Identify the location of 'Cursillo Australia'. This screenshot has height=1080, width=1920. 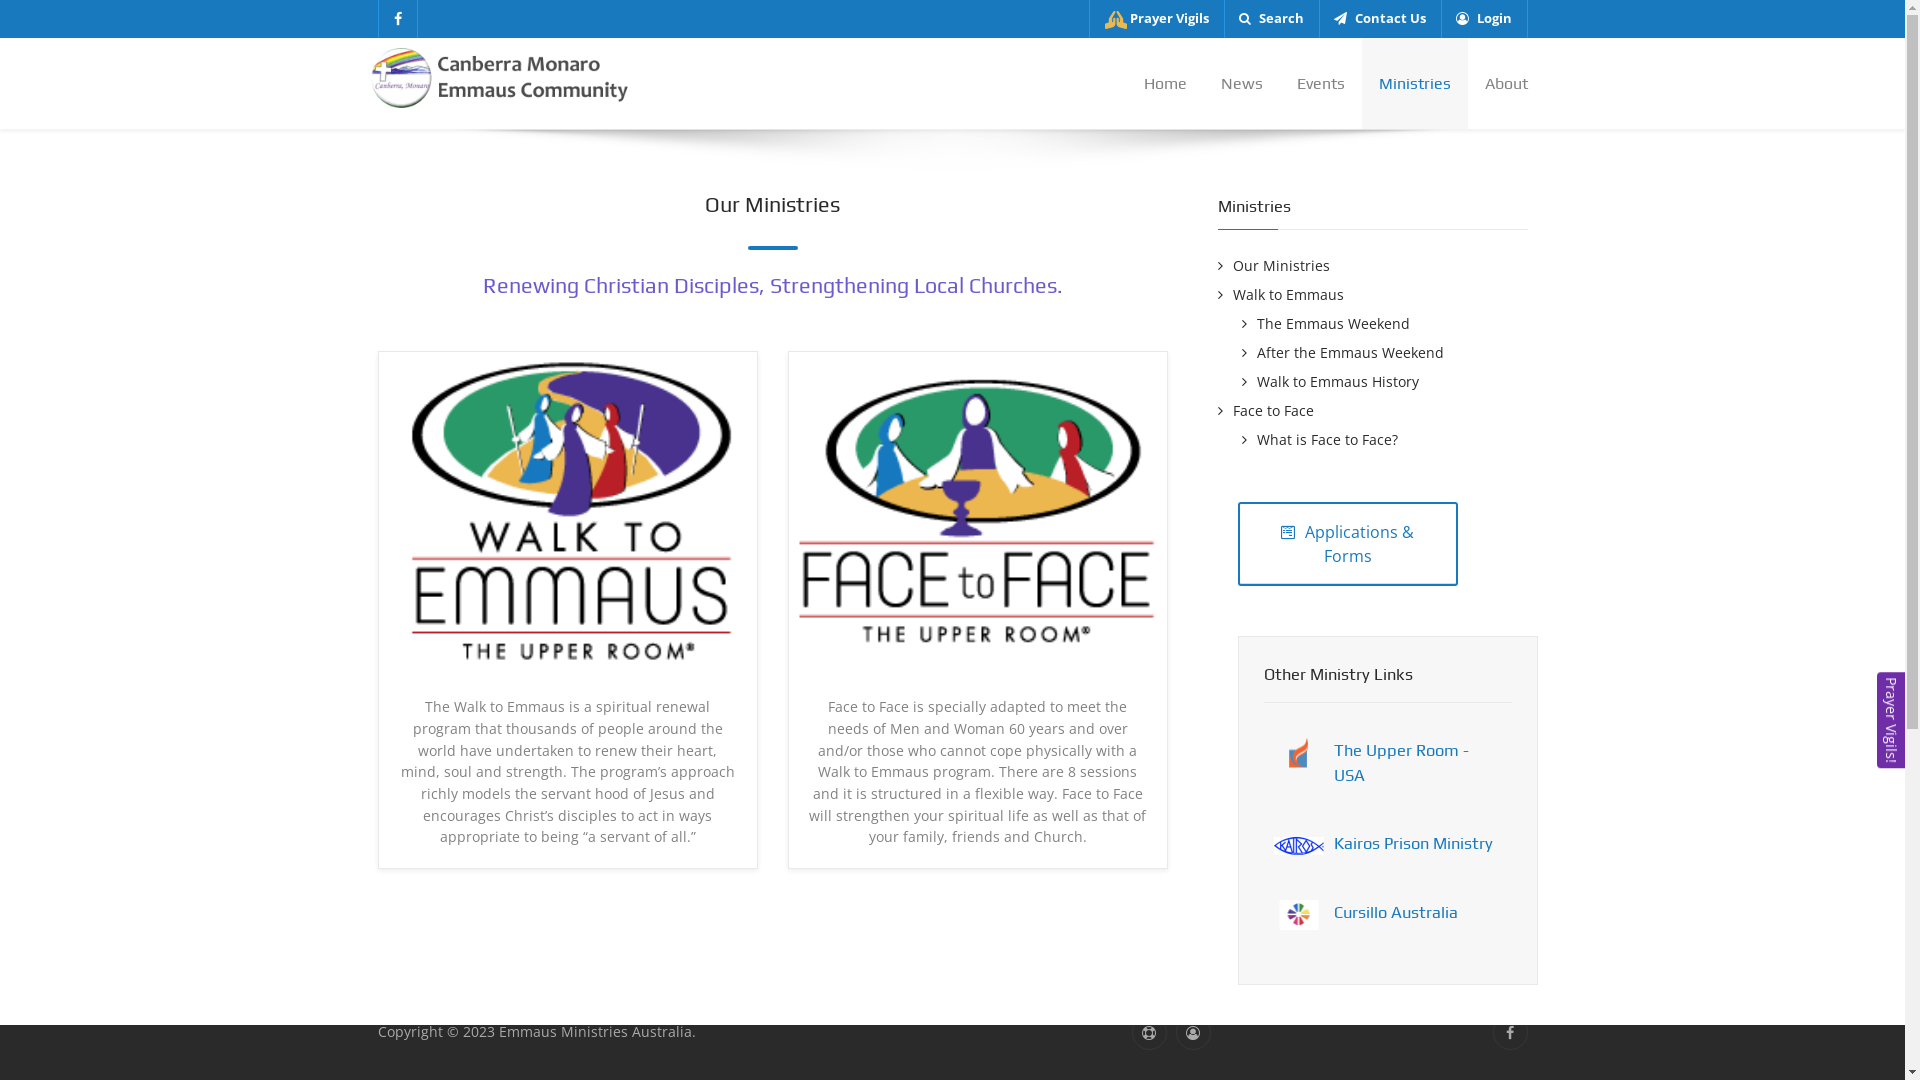
(1395, 911).